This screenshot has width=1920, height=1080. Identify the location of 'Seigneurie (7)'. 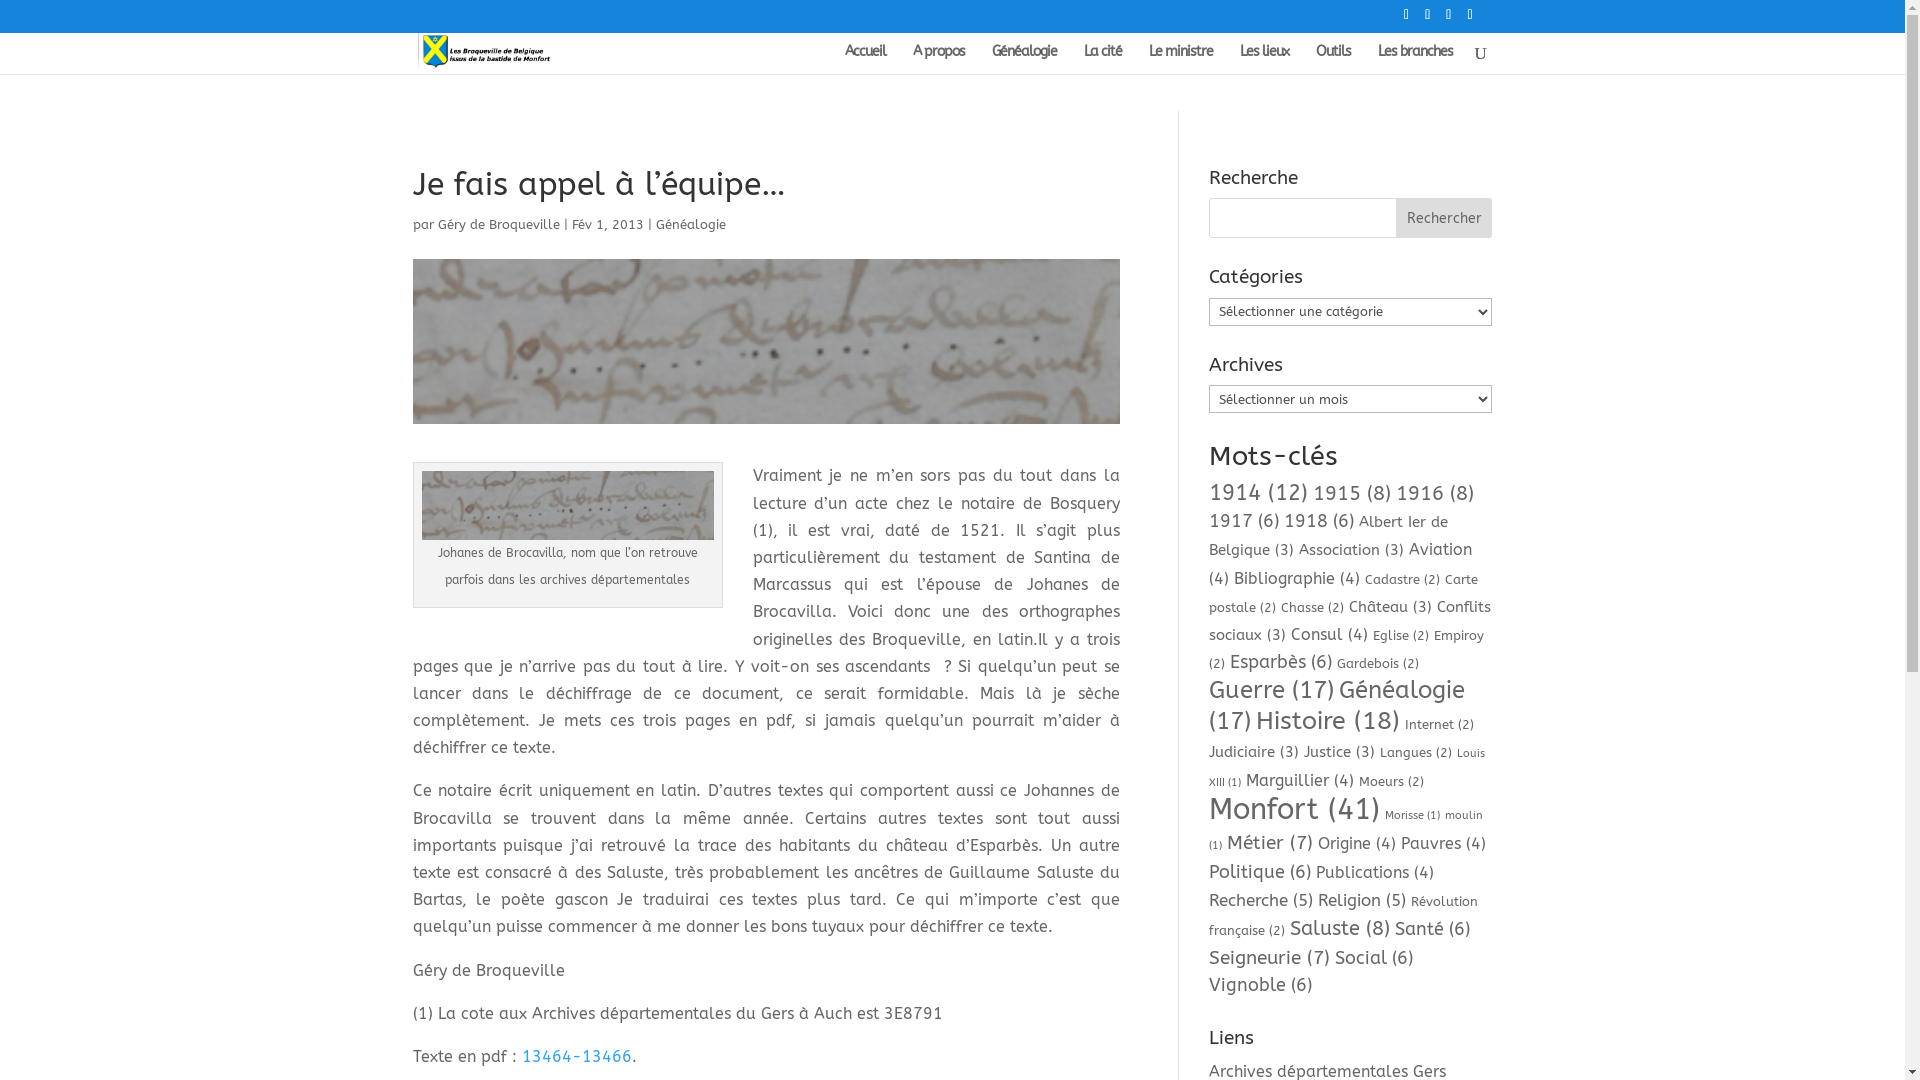
(1268, 956).